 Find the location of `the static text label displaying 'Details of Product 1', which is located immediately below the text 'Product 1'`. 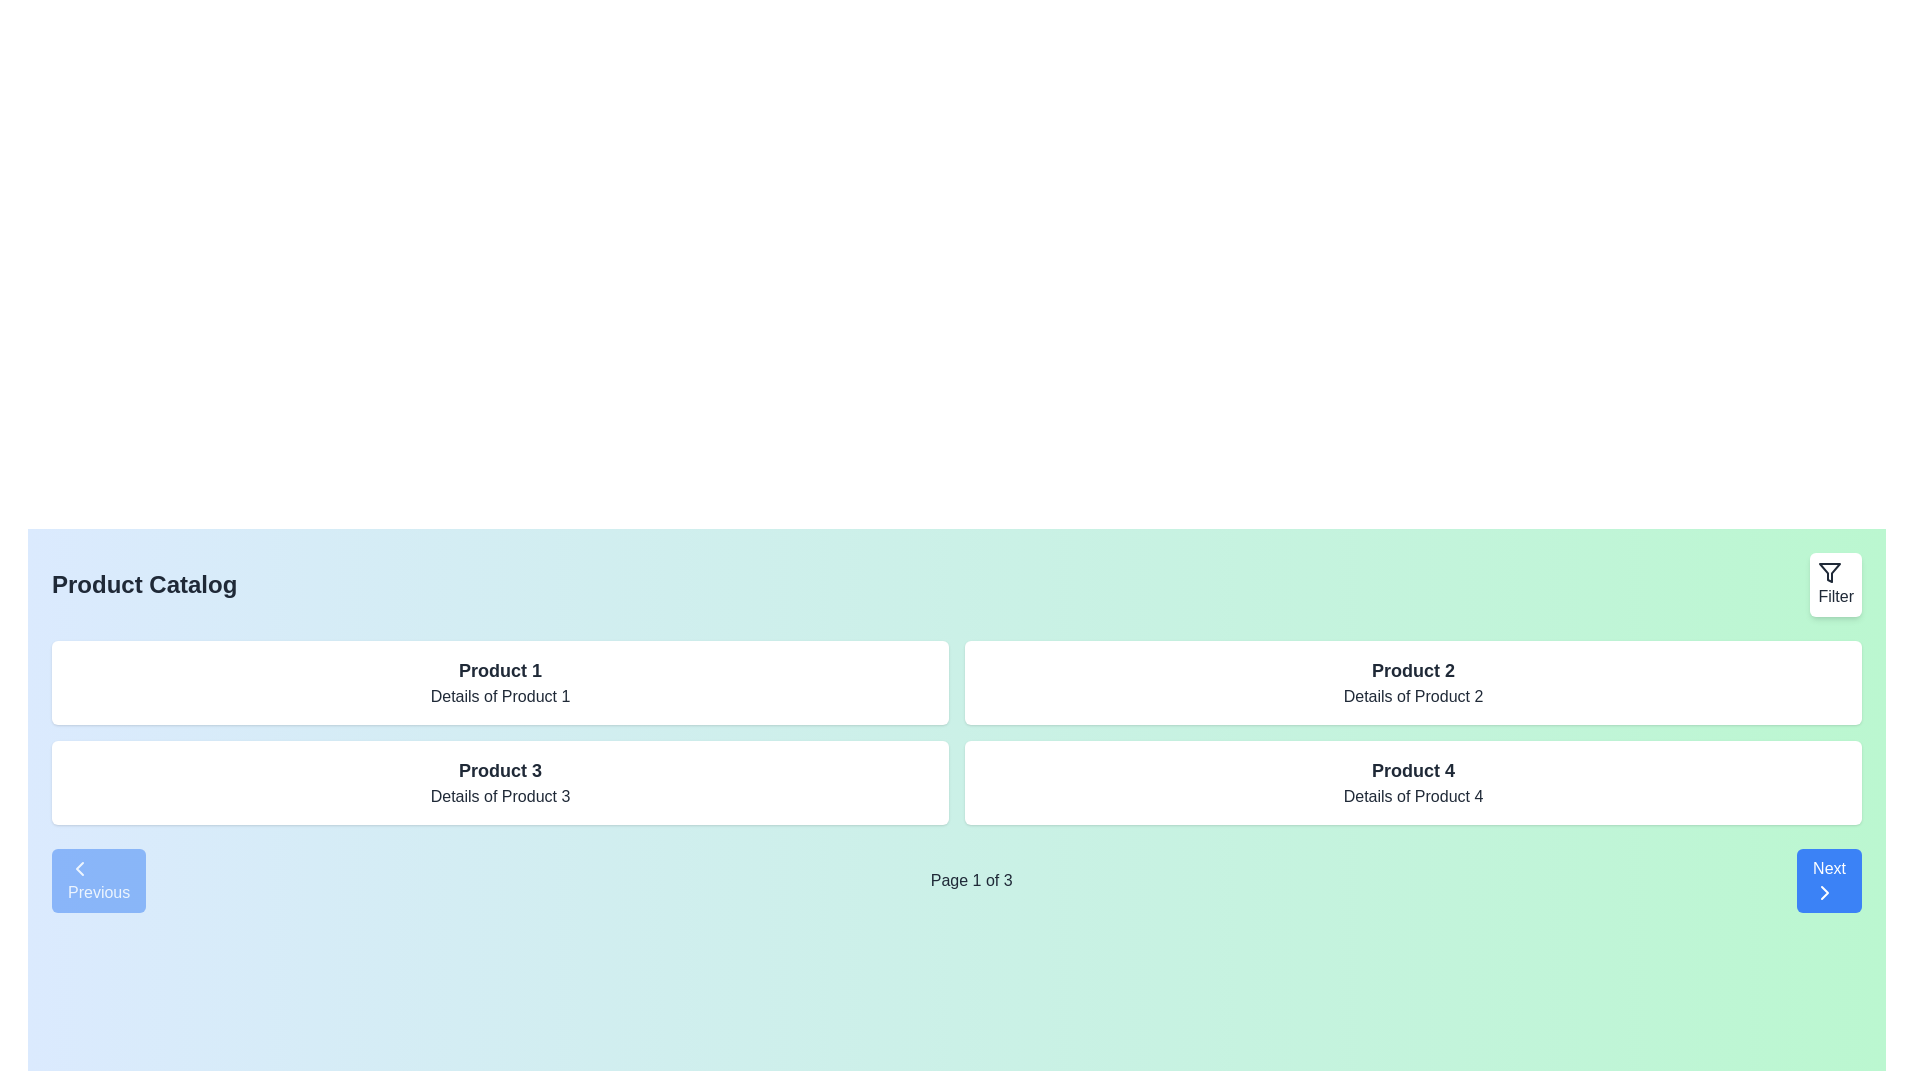

the static text label displaying 'Details of Product 1', which is located immediately below the text 'Product 1' is located at coordinates (500, 696).